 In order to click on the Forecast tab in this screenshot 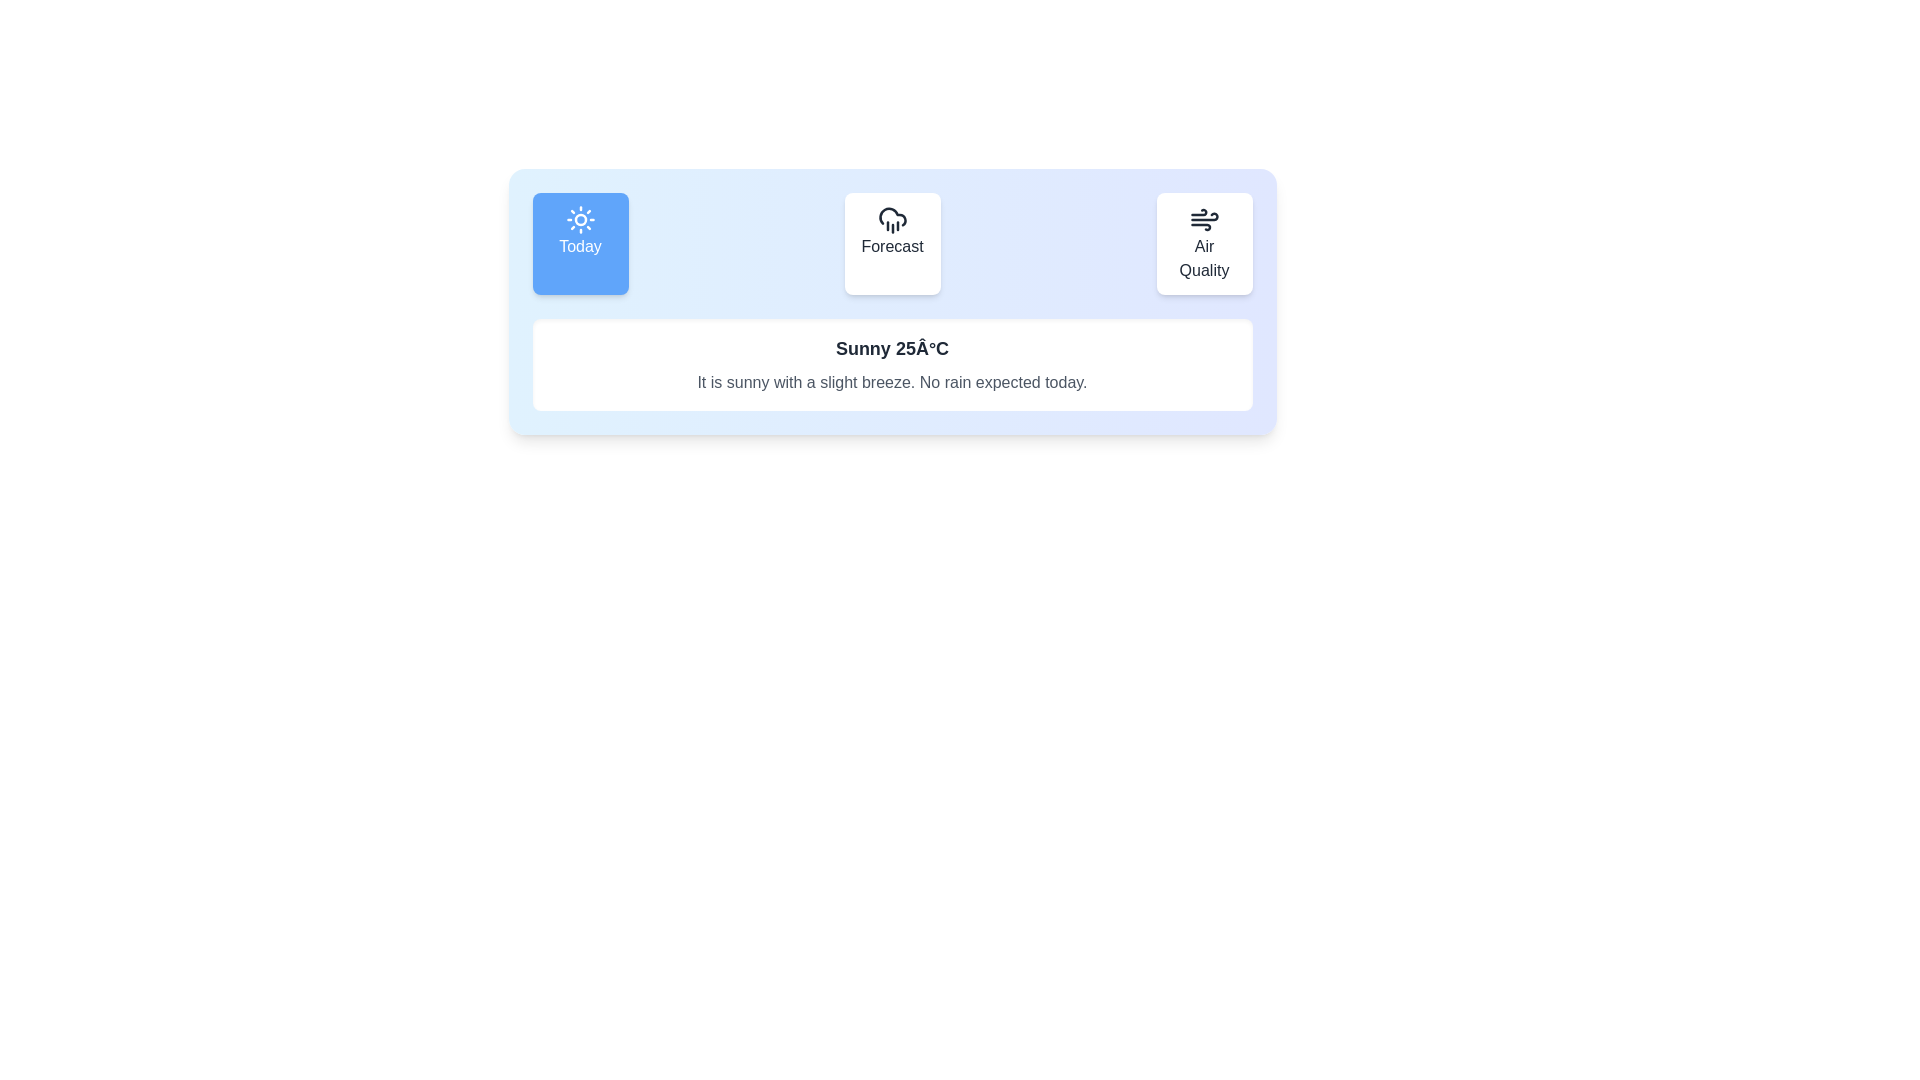, I will do `click(891, 242)`.